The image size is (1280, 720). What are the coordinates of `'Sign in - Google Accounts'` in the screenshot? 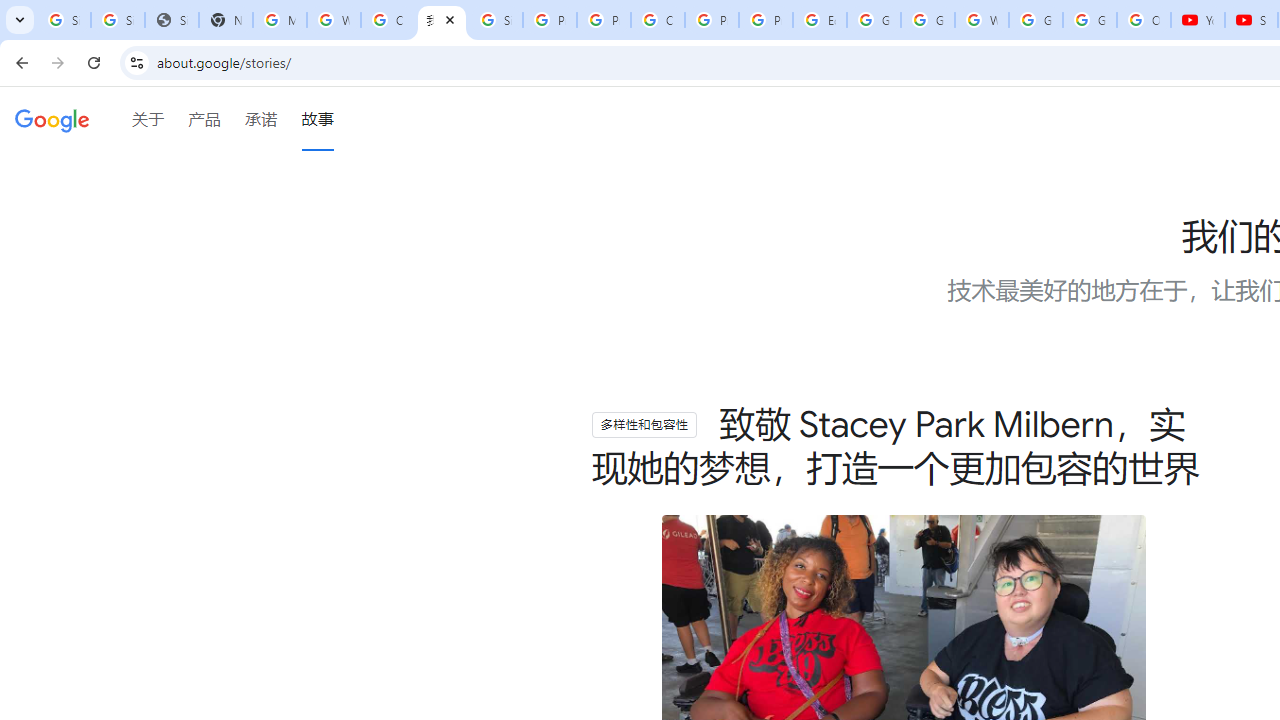 It's located at (116, 20).